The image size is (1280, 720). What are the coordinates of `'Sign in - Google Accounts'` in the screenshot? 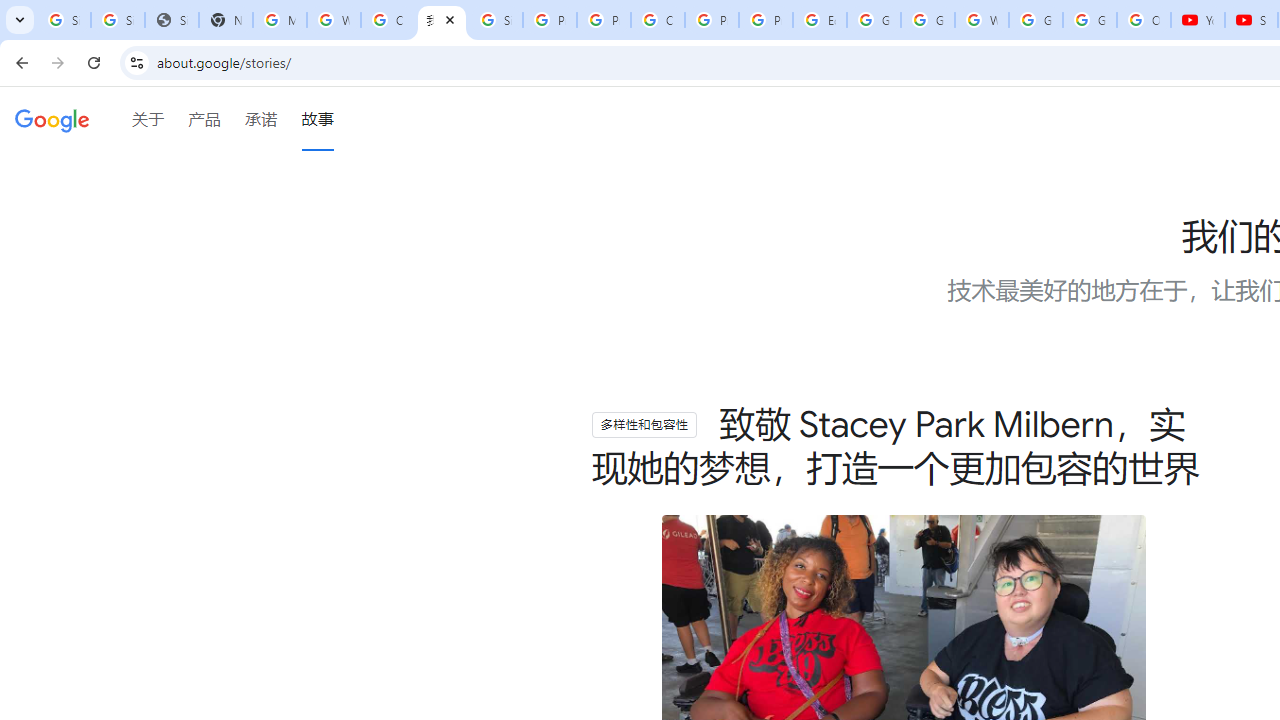 It's located at (116, 20).